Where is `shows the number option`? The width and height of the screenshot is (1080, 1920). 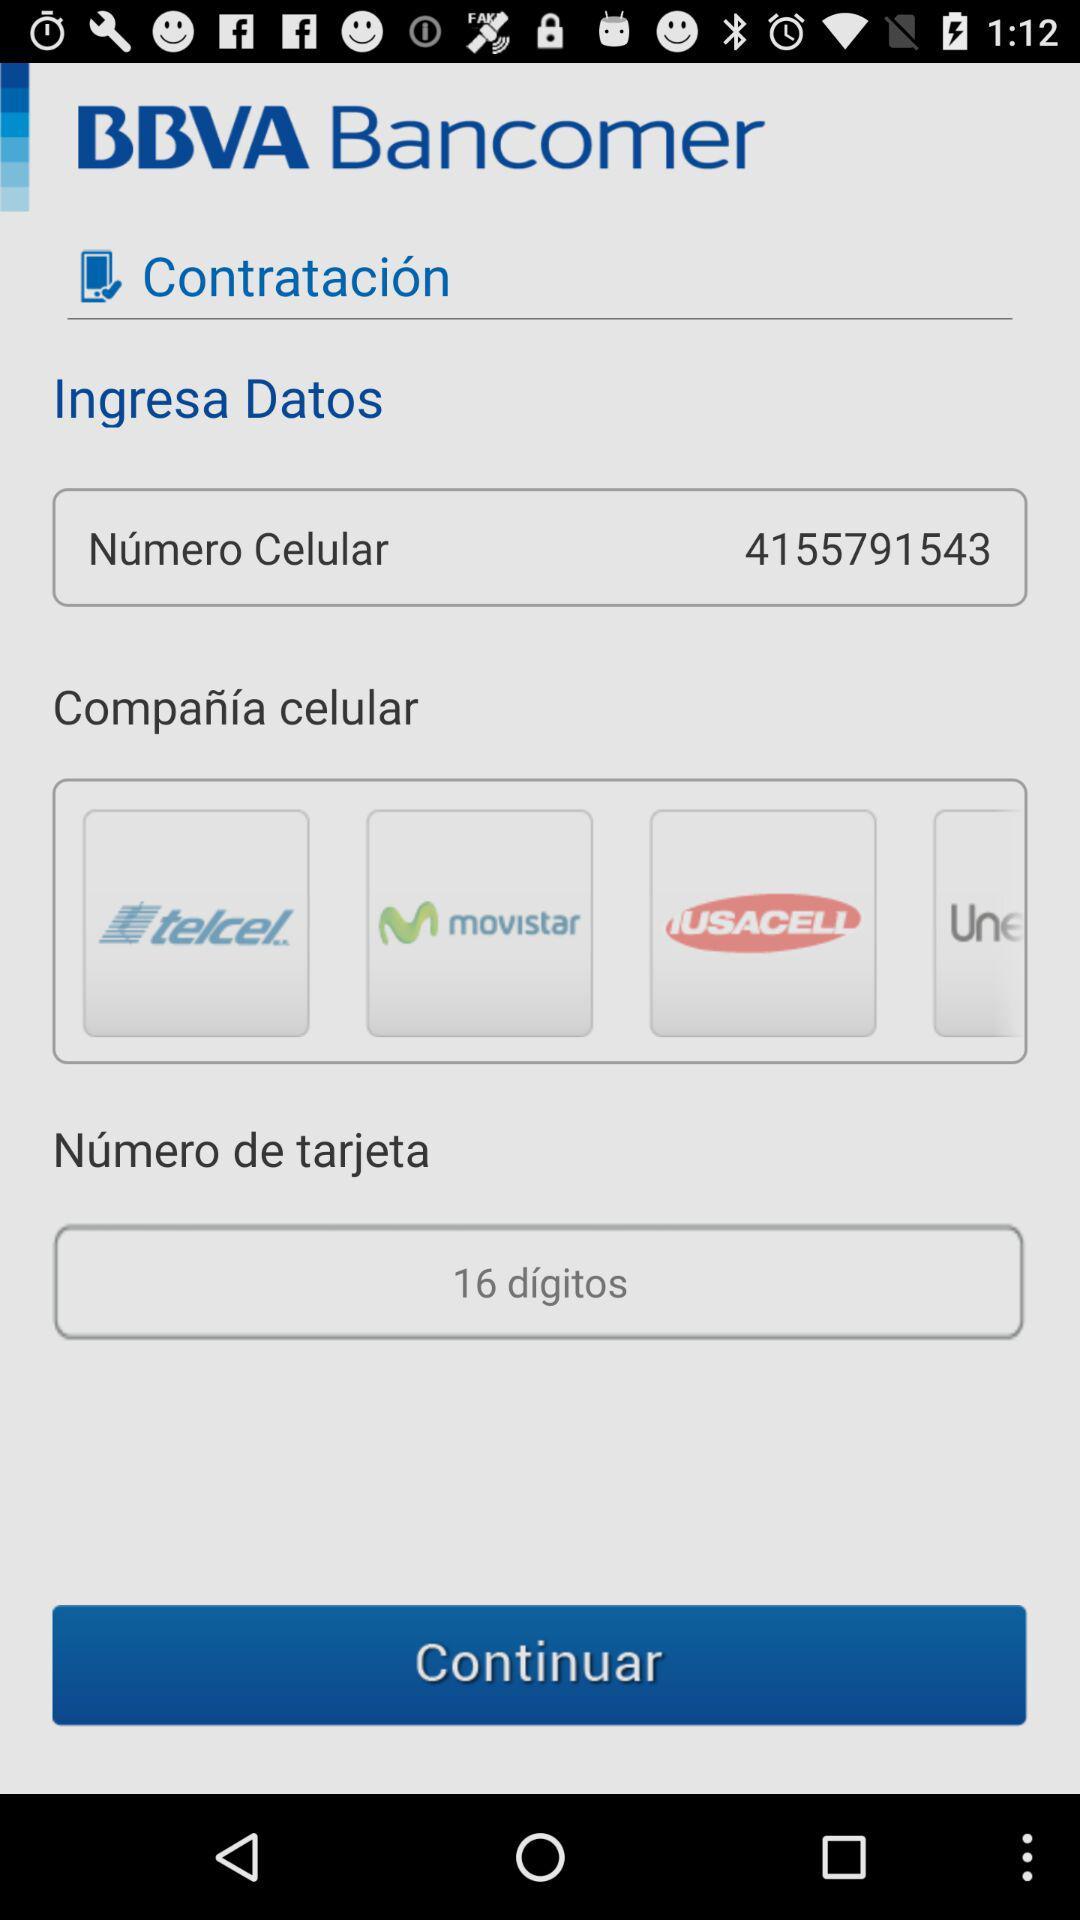 shows the number option is located at coordinates (540, 1281).